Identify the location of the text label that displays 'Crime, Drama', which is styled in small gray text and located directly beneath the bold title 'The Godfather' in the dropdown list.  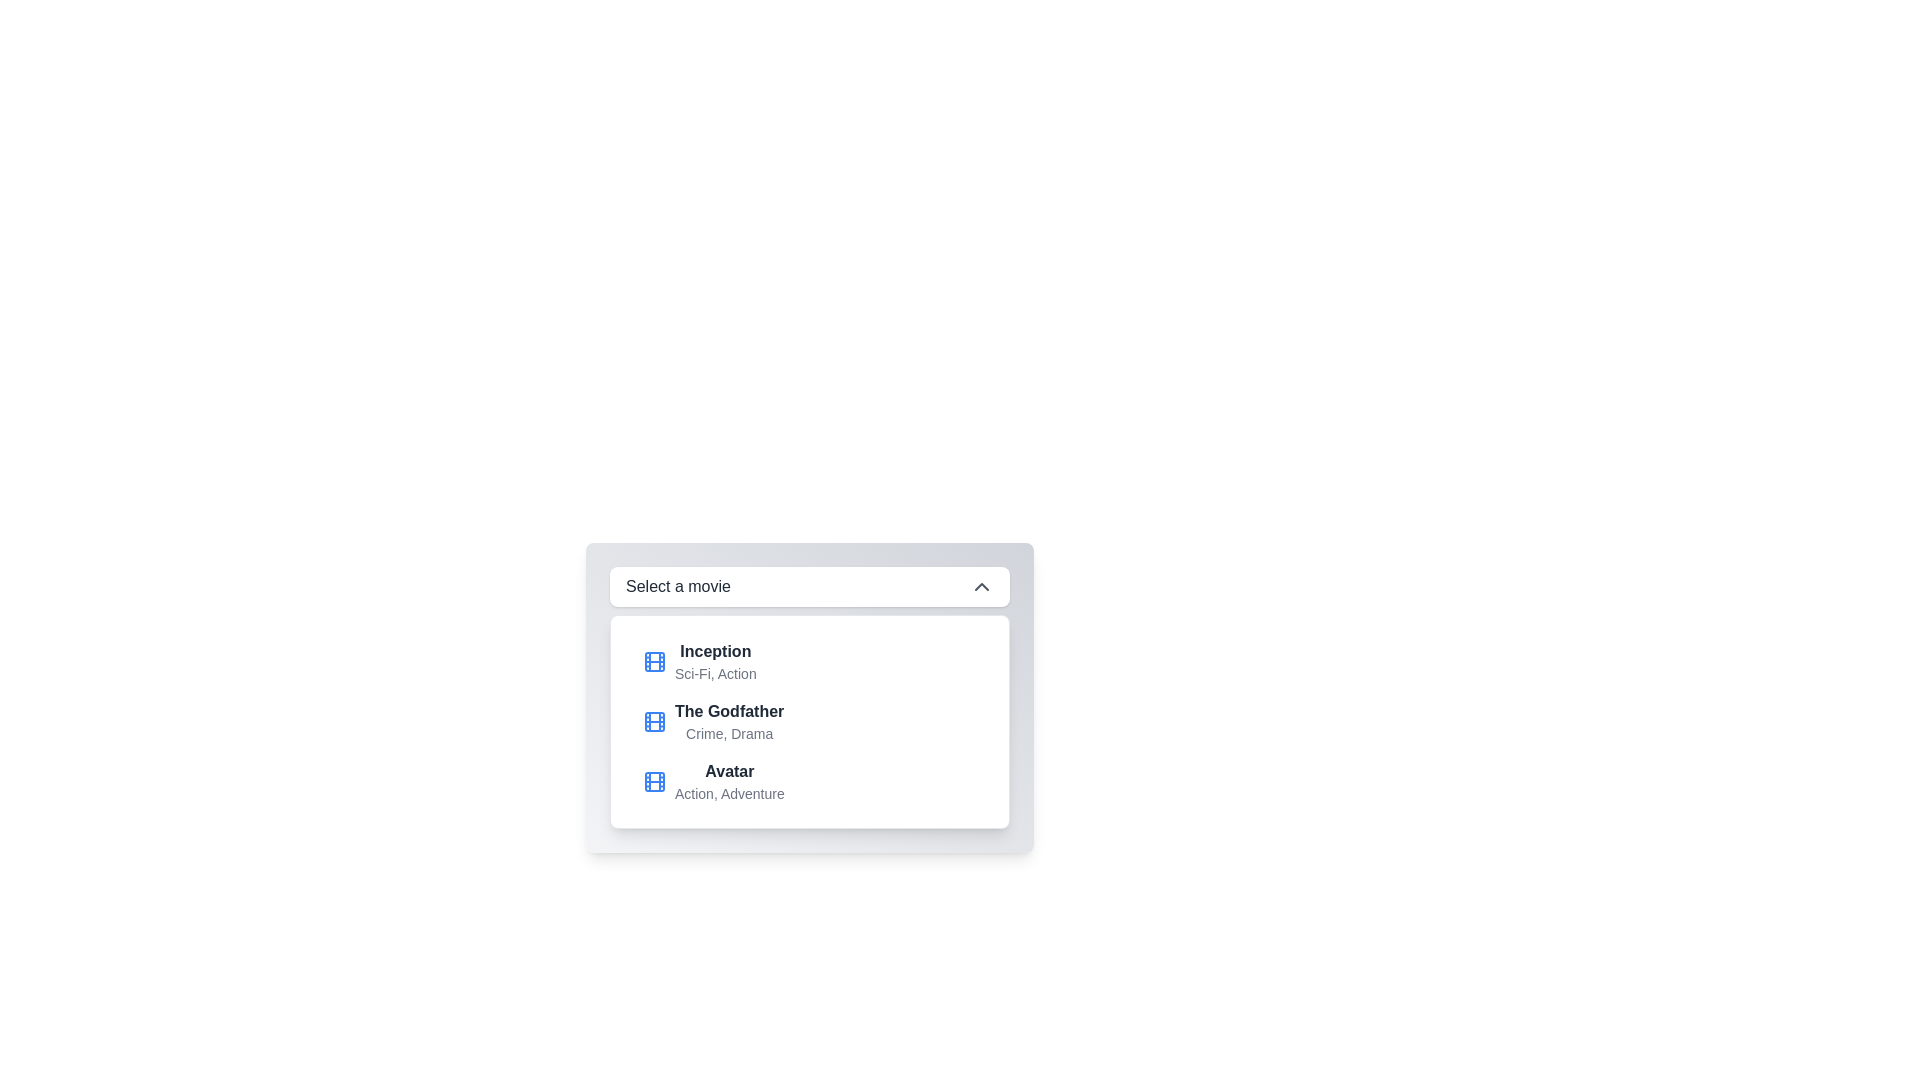
(728, 733).